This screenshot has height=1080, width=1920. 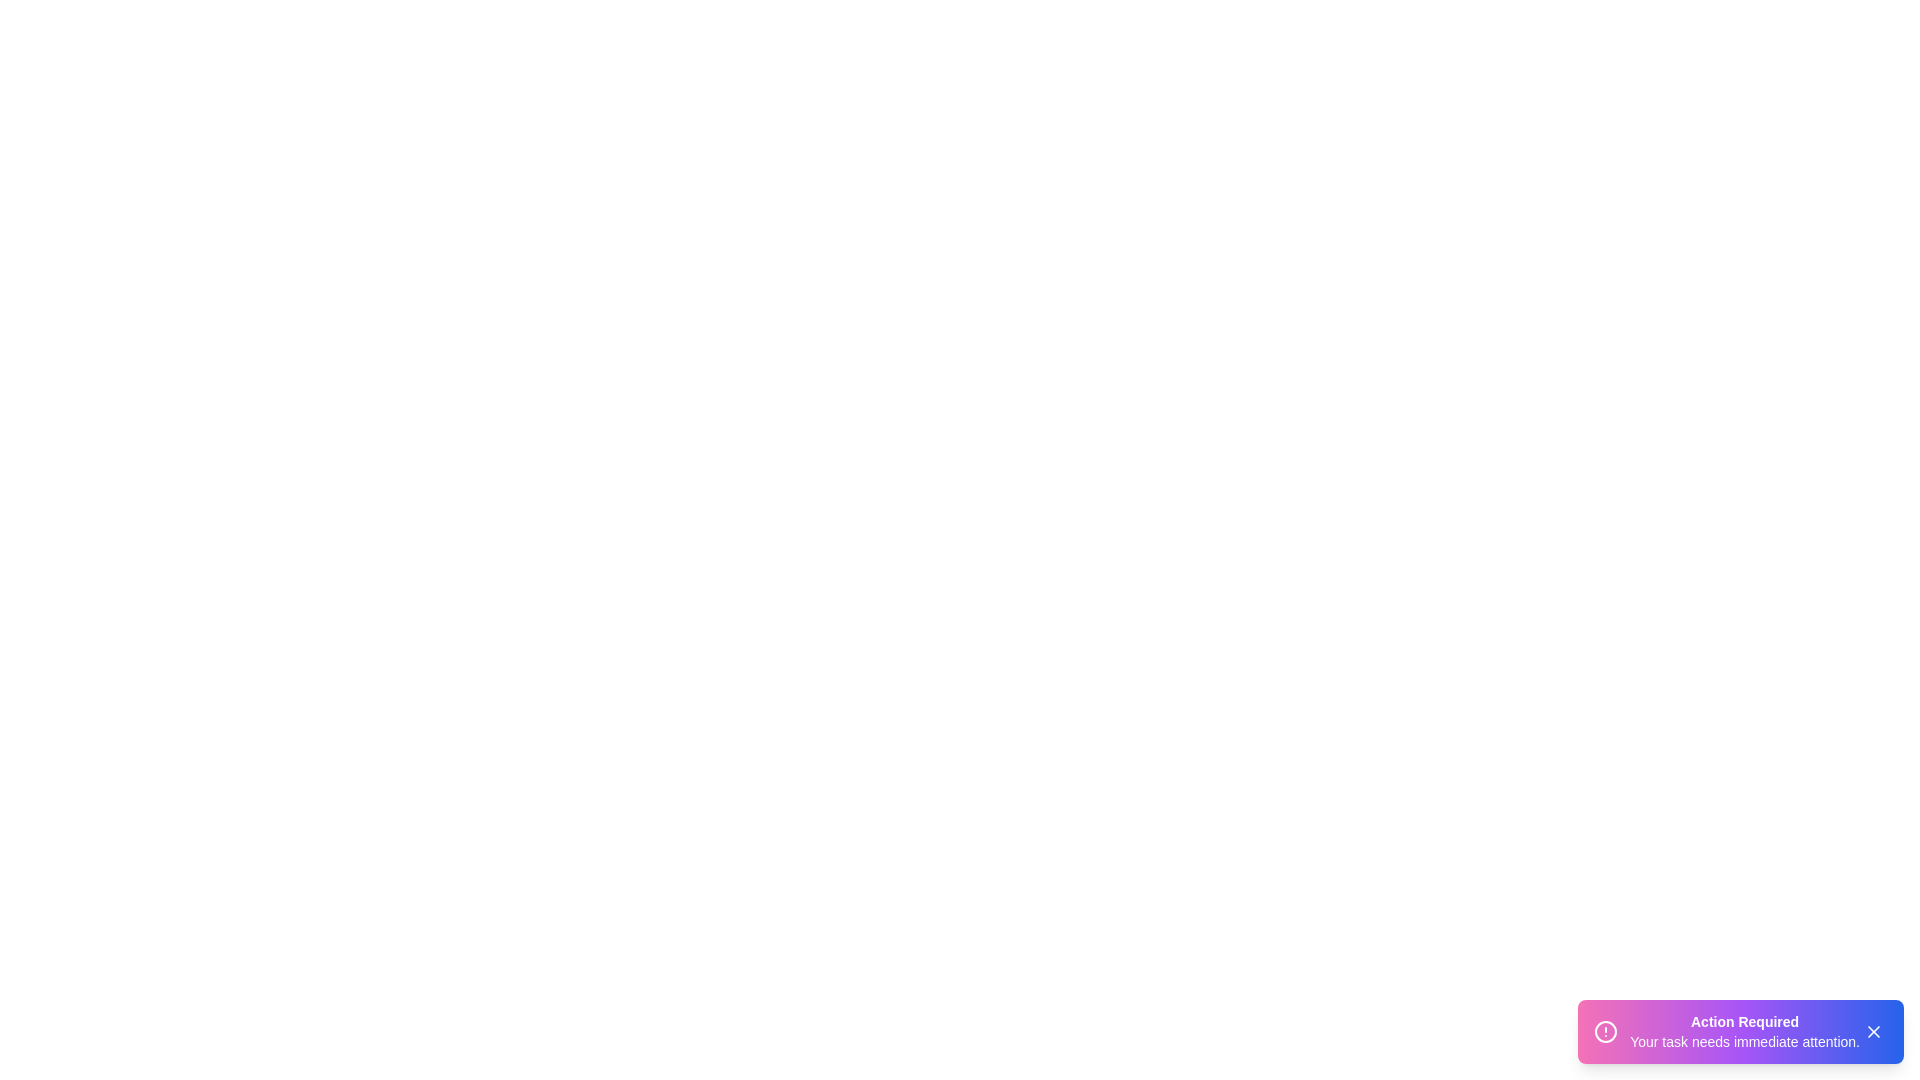 What do you see at coordinates (1744, 1022) in the screenshot?
I see `the text 'Action Required' within the snackbar` at bounding box center [1744, 1022].